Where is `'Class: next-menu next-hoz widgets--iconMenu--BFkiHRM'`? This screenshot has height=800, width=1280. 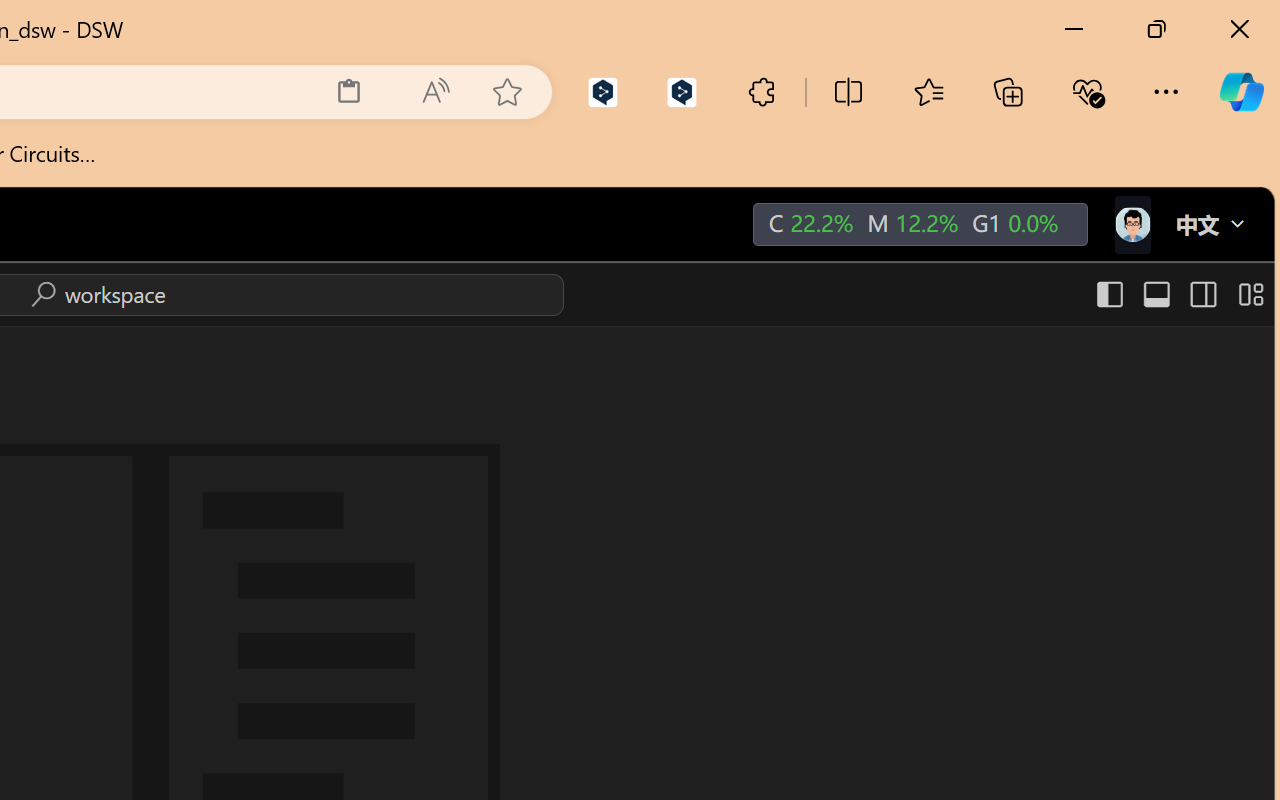
'Class: next-menu next-hoz widgets--iconMenu--BFkiHRM' is located at coordinates (1131, 225).